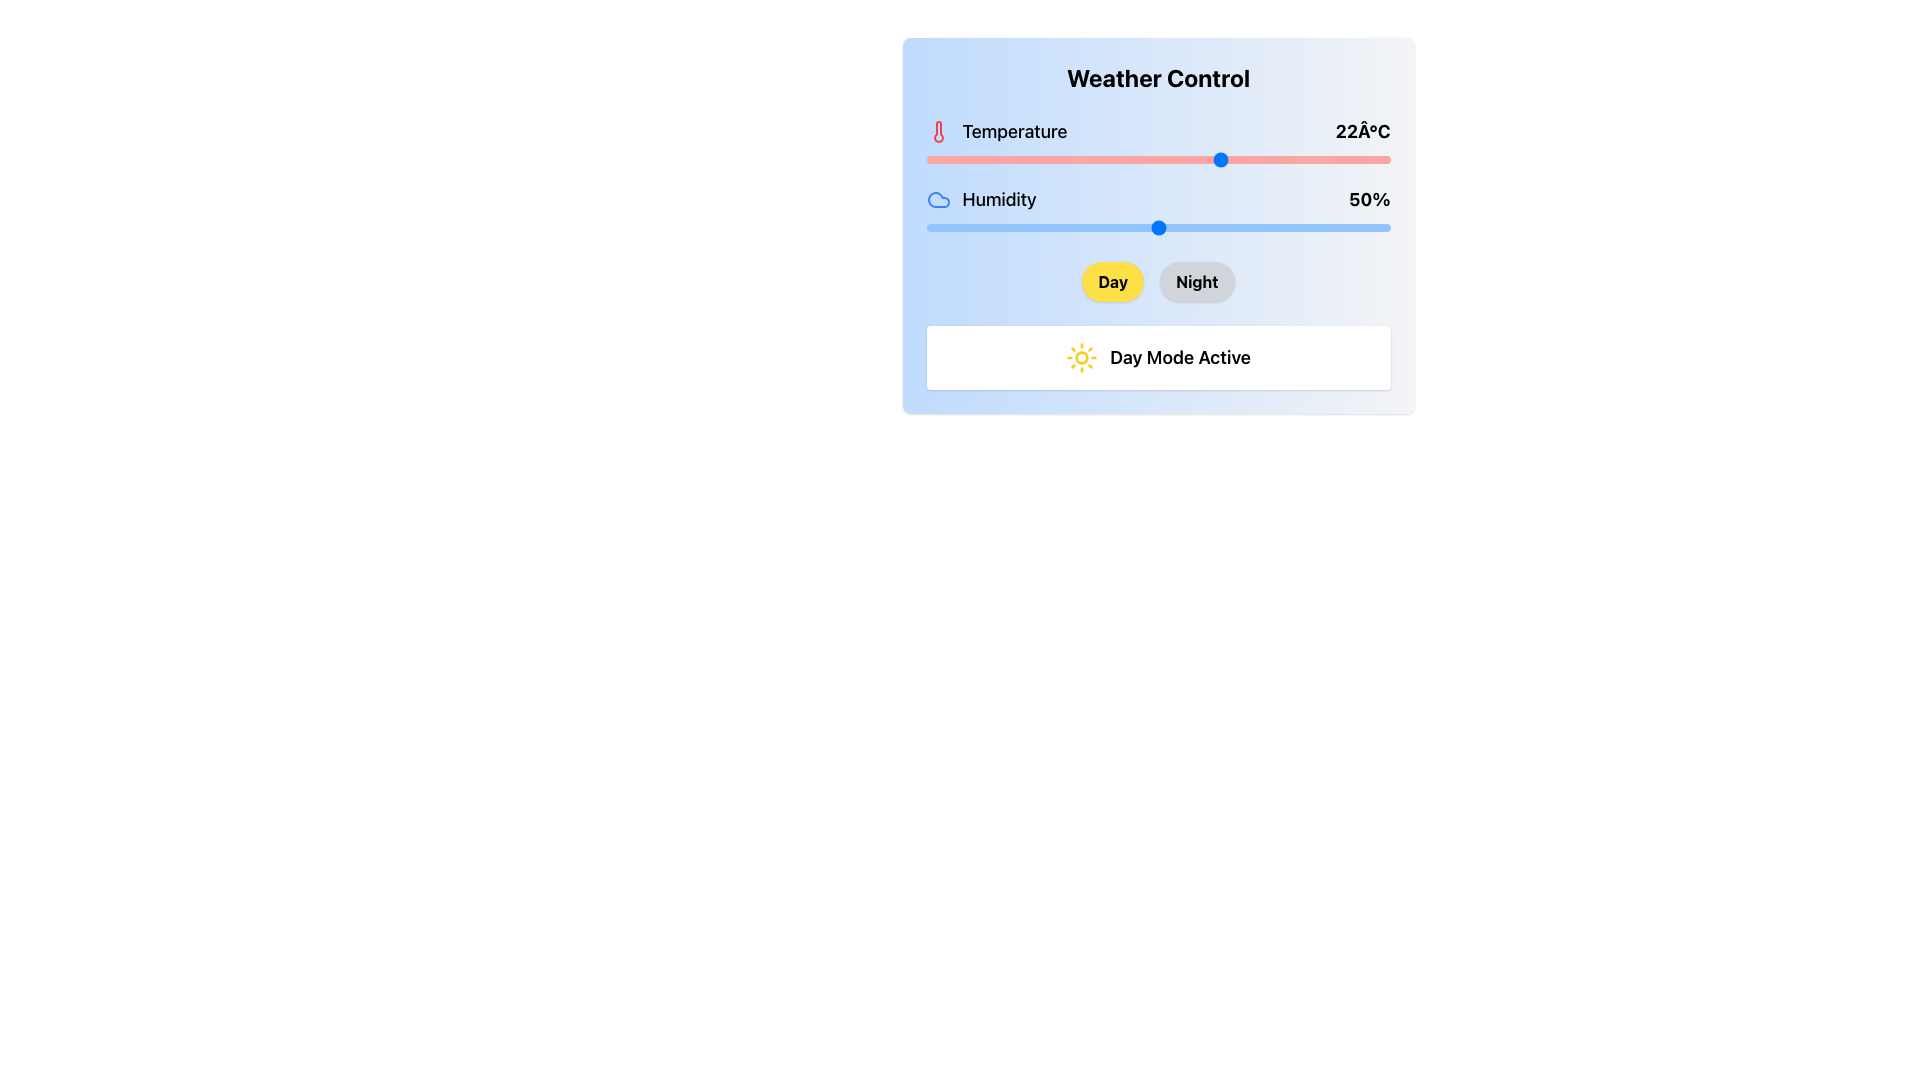 This screenshot has height=1080, width=1920. What do you see at coordinates (1158, 158) in the screenshot?
I see `the red temperature slider located below the 'Temperature' label and adjacent to the numerical display of '22°C' for precise value adjustments` at bounding box center [1158, 158].